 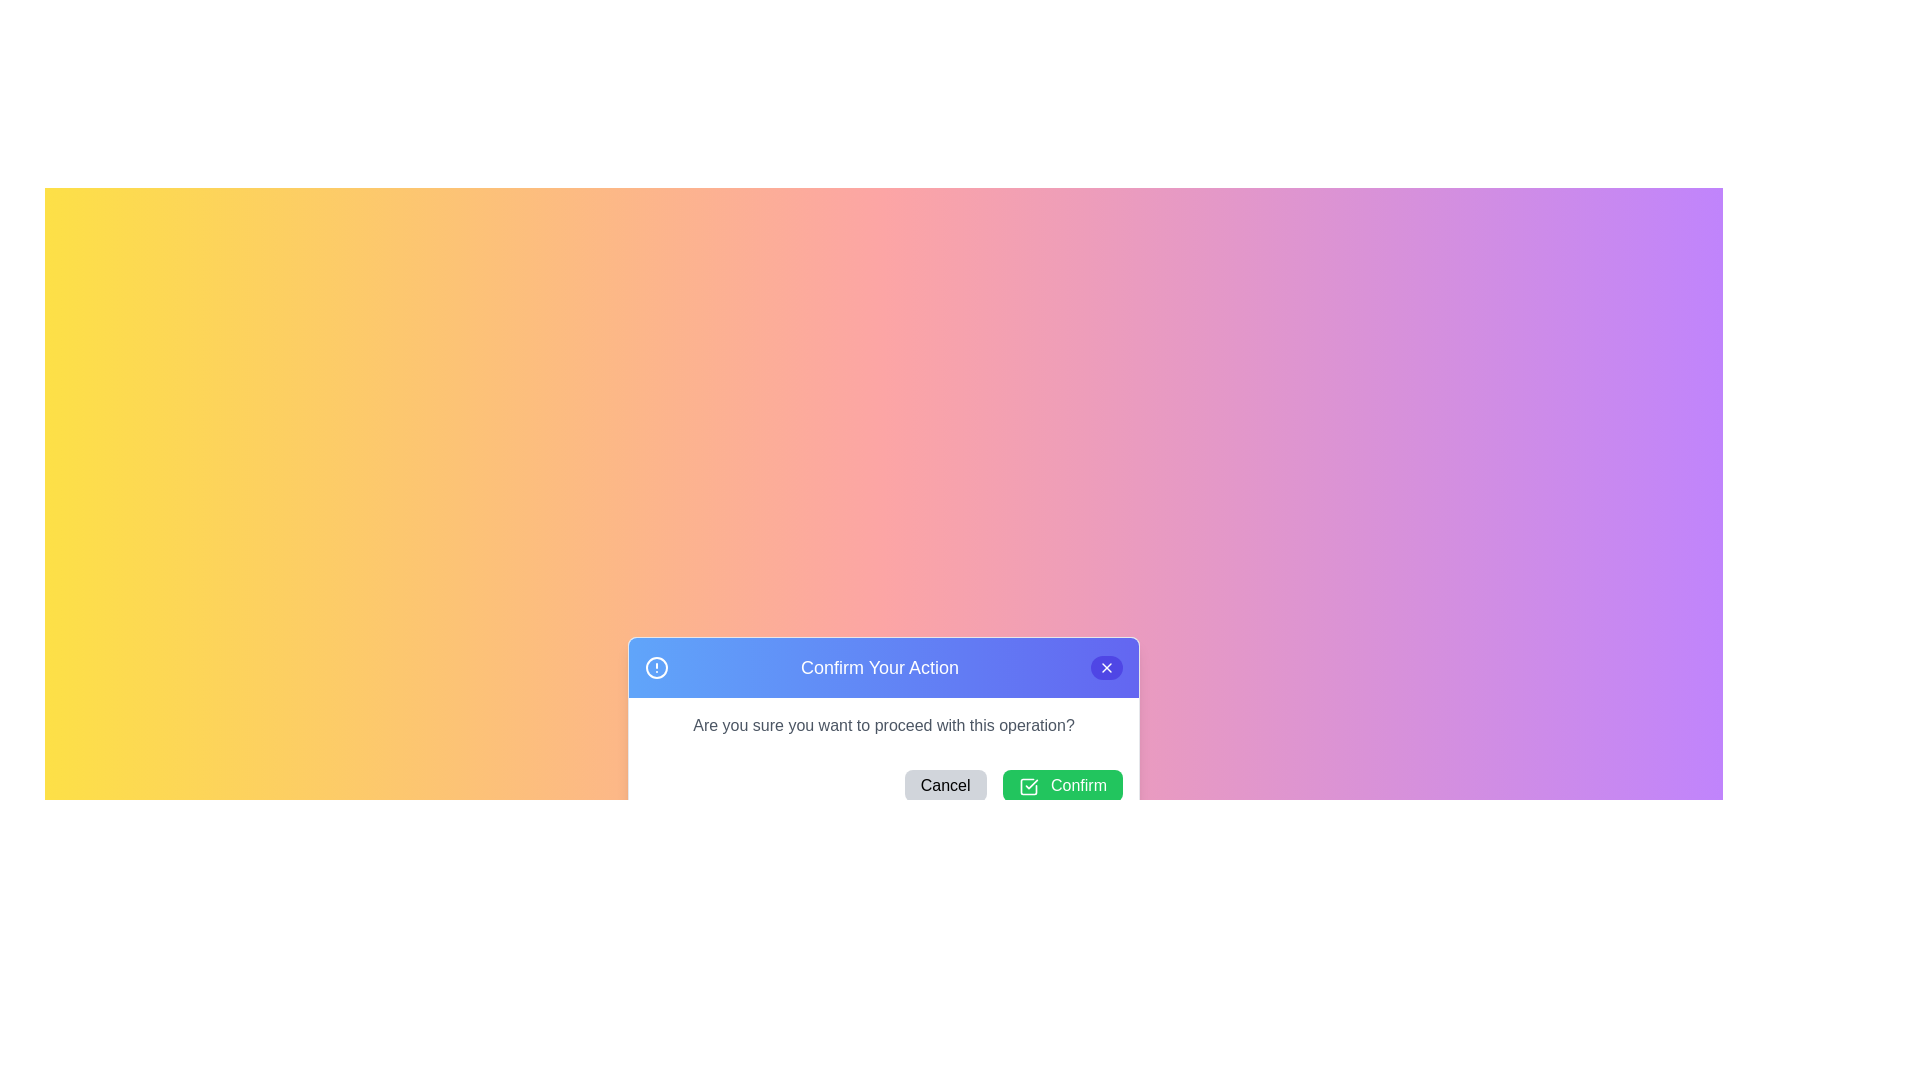 I want to click on the green 'Confirm' button with white text and a checkmark icon located towards the bottom-right of the modal dialog, so click(x=1061, y=785).